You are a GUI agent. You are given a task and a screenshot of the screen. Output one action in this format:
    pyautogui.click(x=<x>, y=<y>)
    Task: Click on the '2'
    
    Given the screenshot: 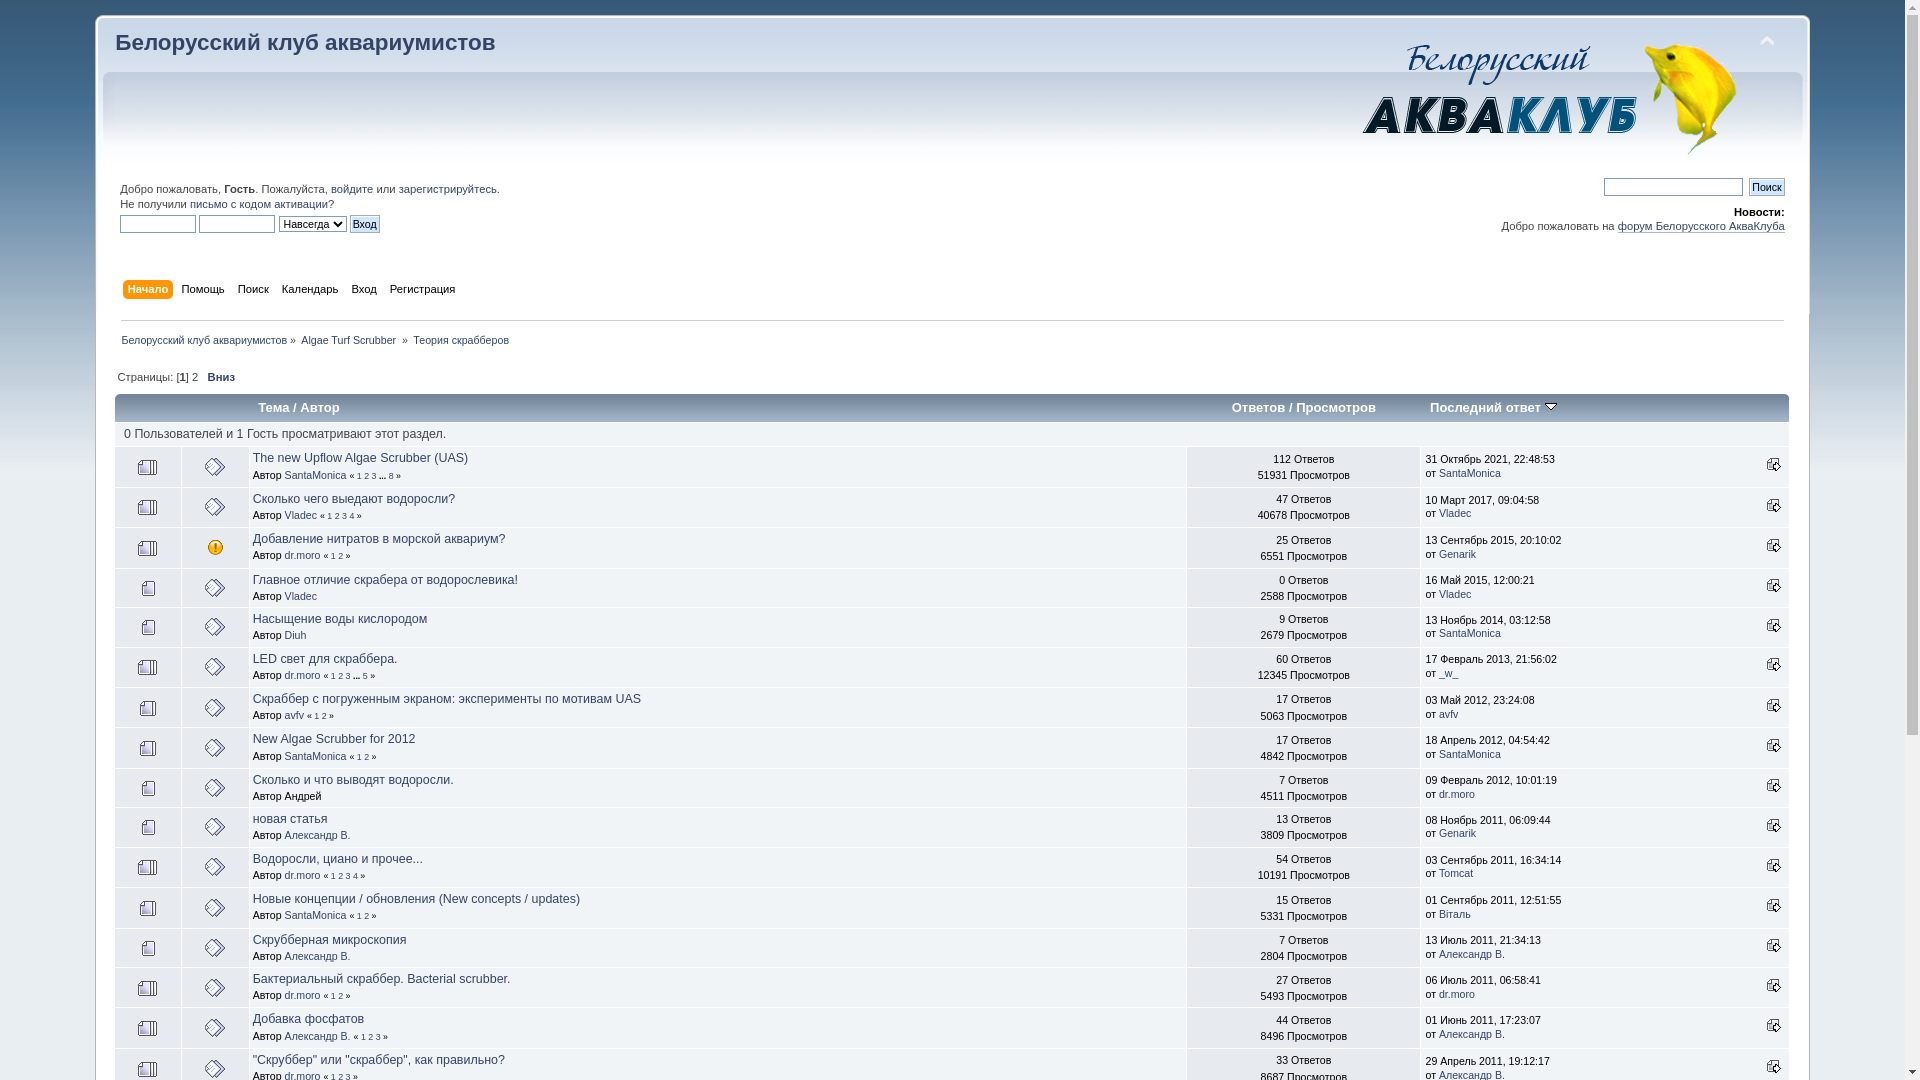 What is the action you would take?
    pyautogui.click(x=366, y=475)
    